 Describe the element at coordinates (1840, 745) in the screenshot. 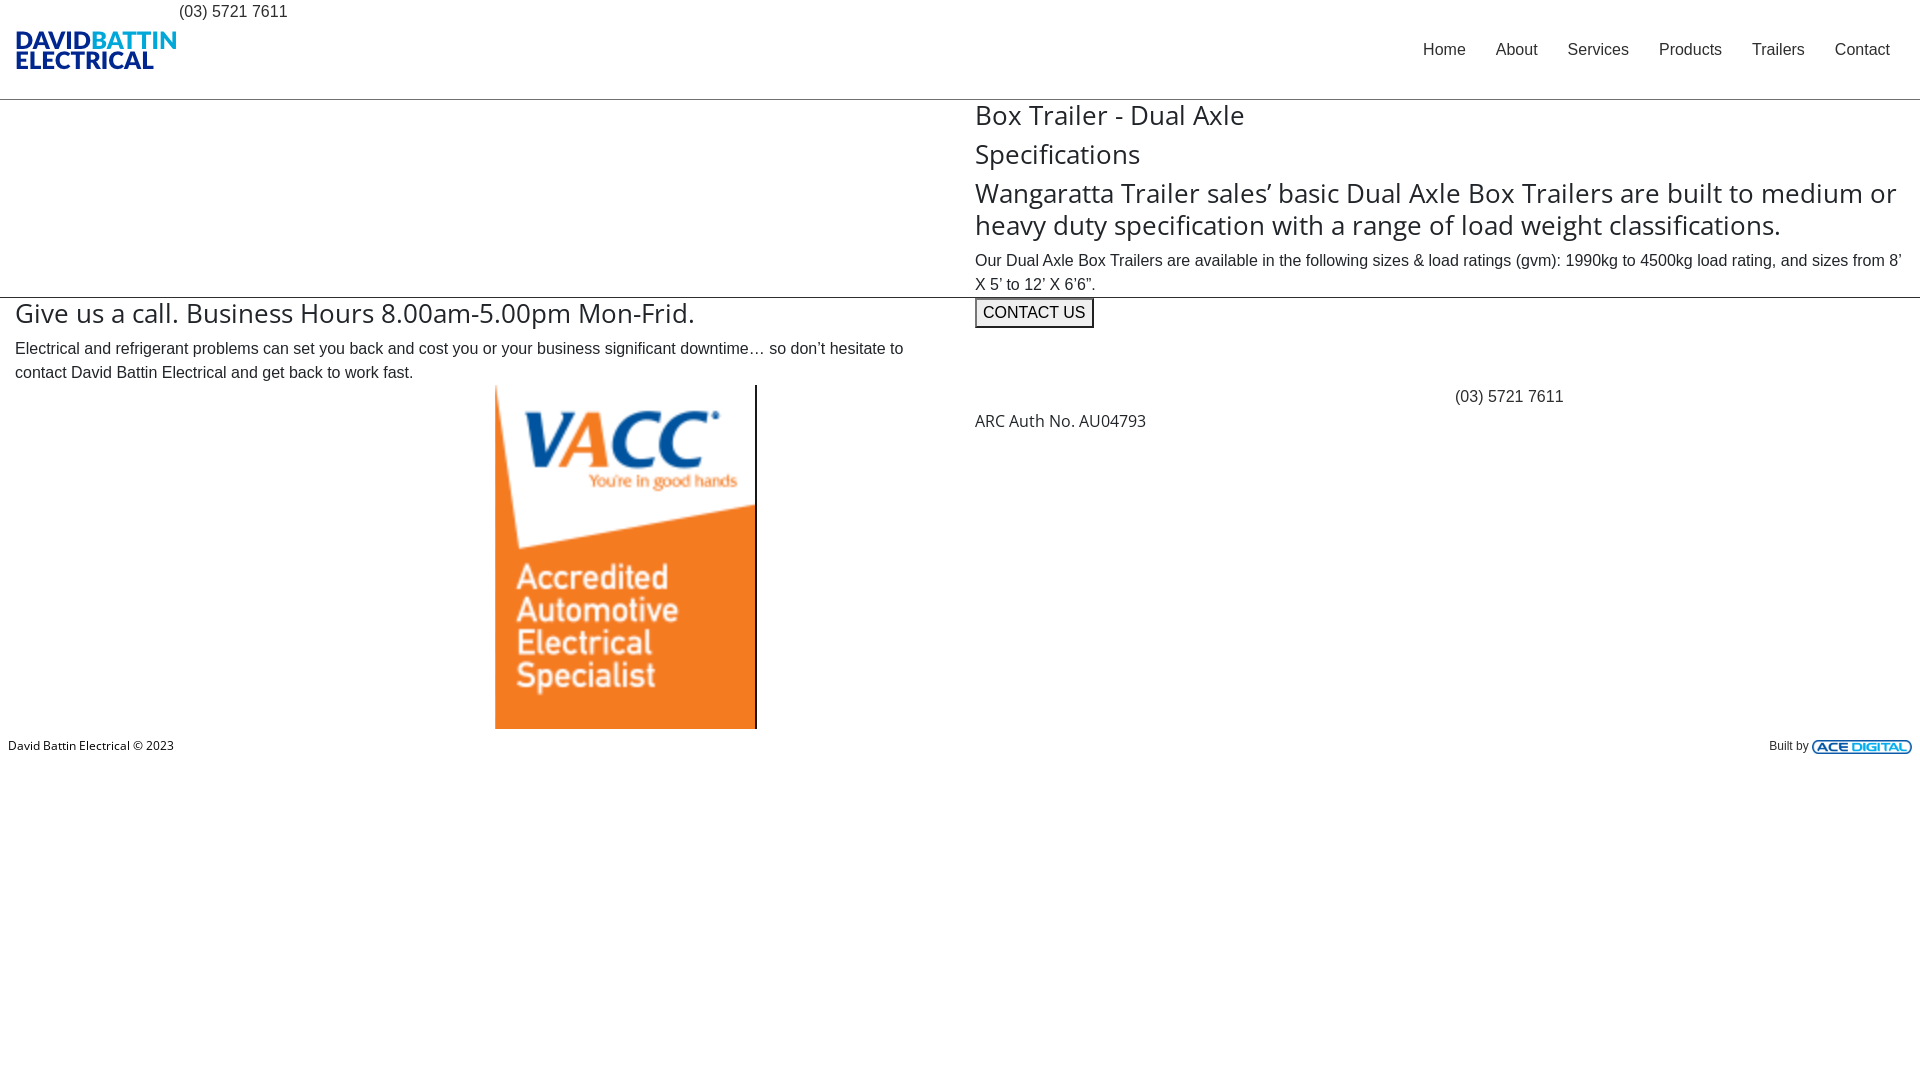

I see `'Built by'` at that location.